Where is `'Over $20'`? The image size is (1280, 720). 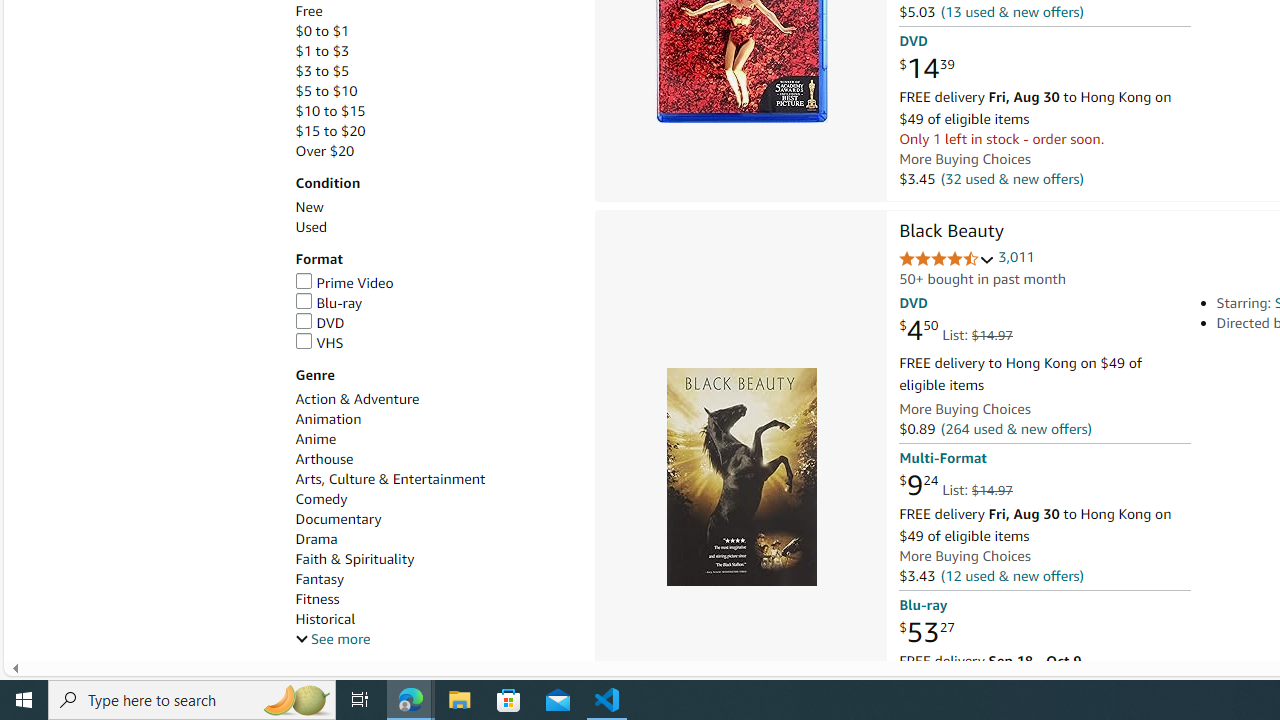 'Over $20' is located at coordinates (433, 150).